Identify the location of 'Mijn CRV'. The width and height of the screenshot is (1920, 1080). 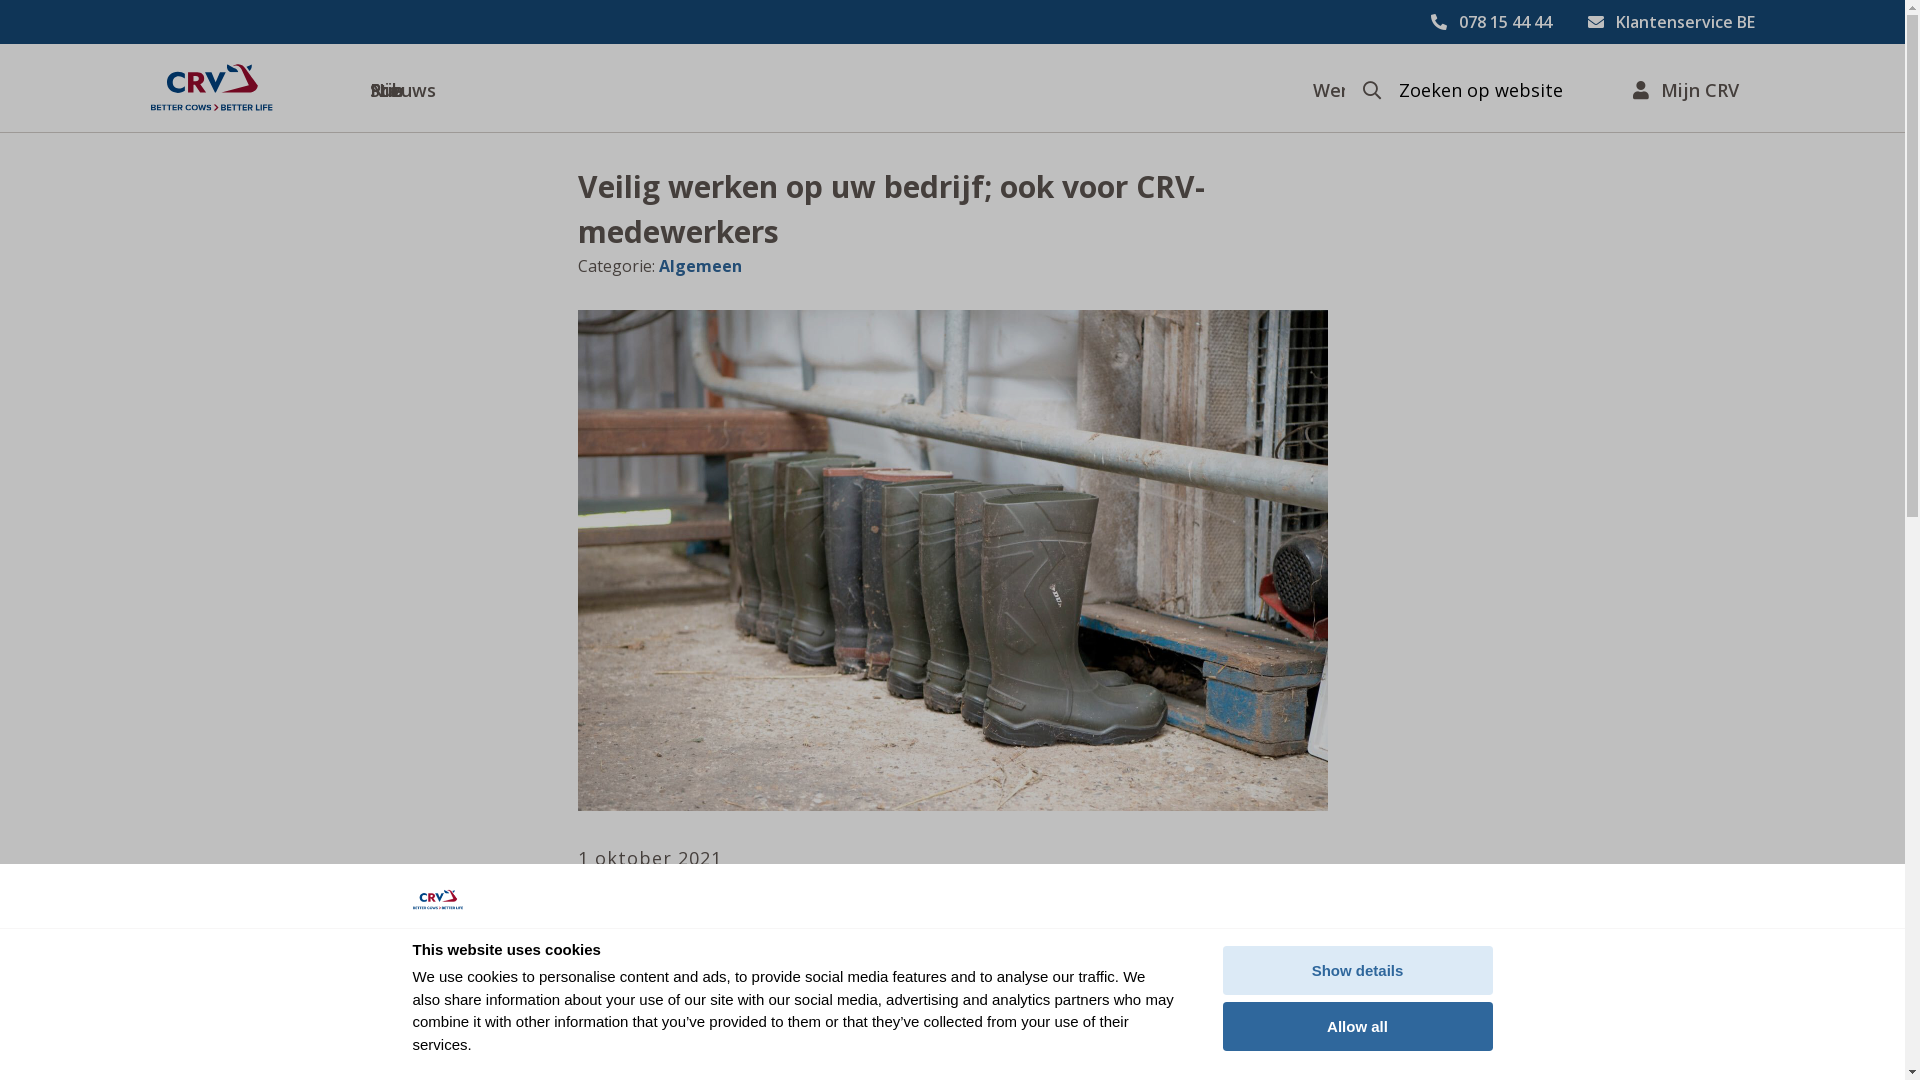
(1683, 87).